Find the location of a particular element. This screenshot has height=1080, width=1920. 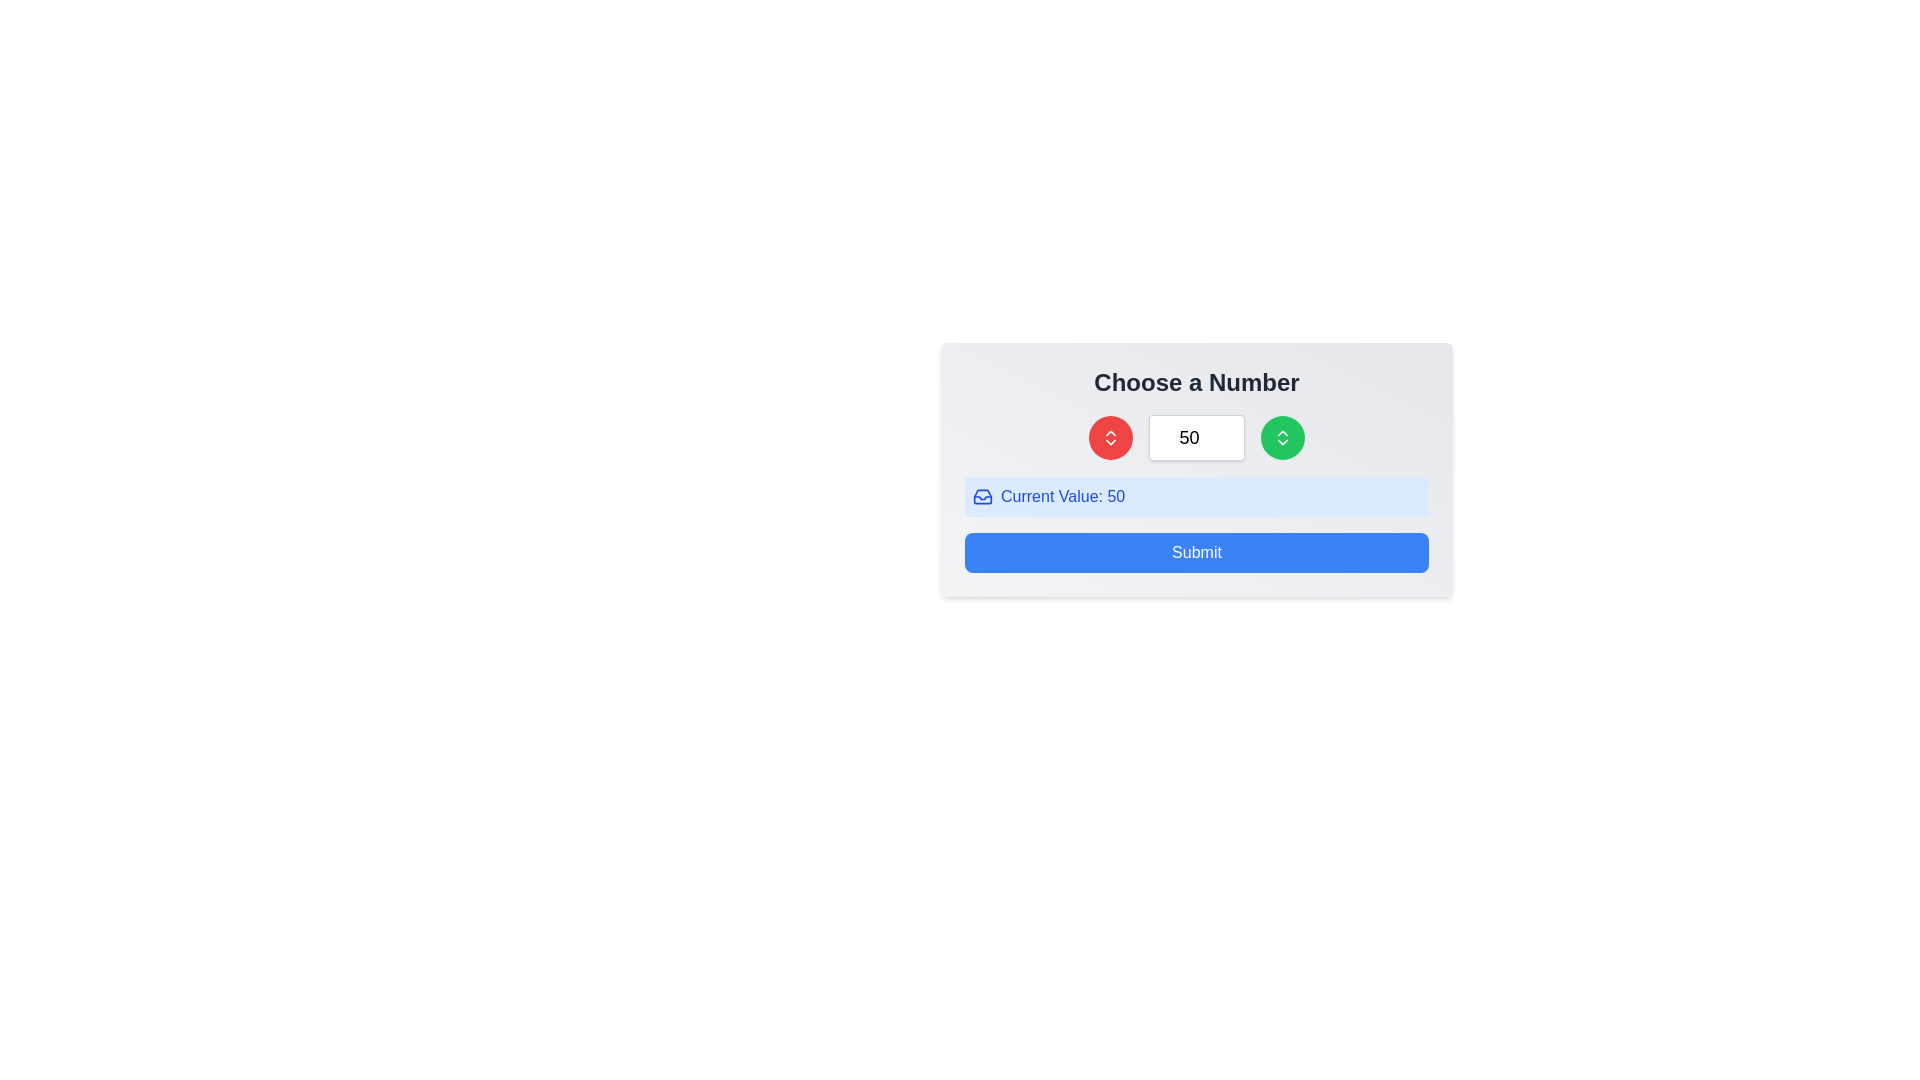

the button located to the far left of the input field displaying the number 50 is located at coordinates (1109, 437).